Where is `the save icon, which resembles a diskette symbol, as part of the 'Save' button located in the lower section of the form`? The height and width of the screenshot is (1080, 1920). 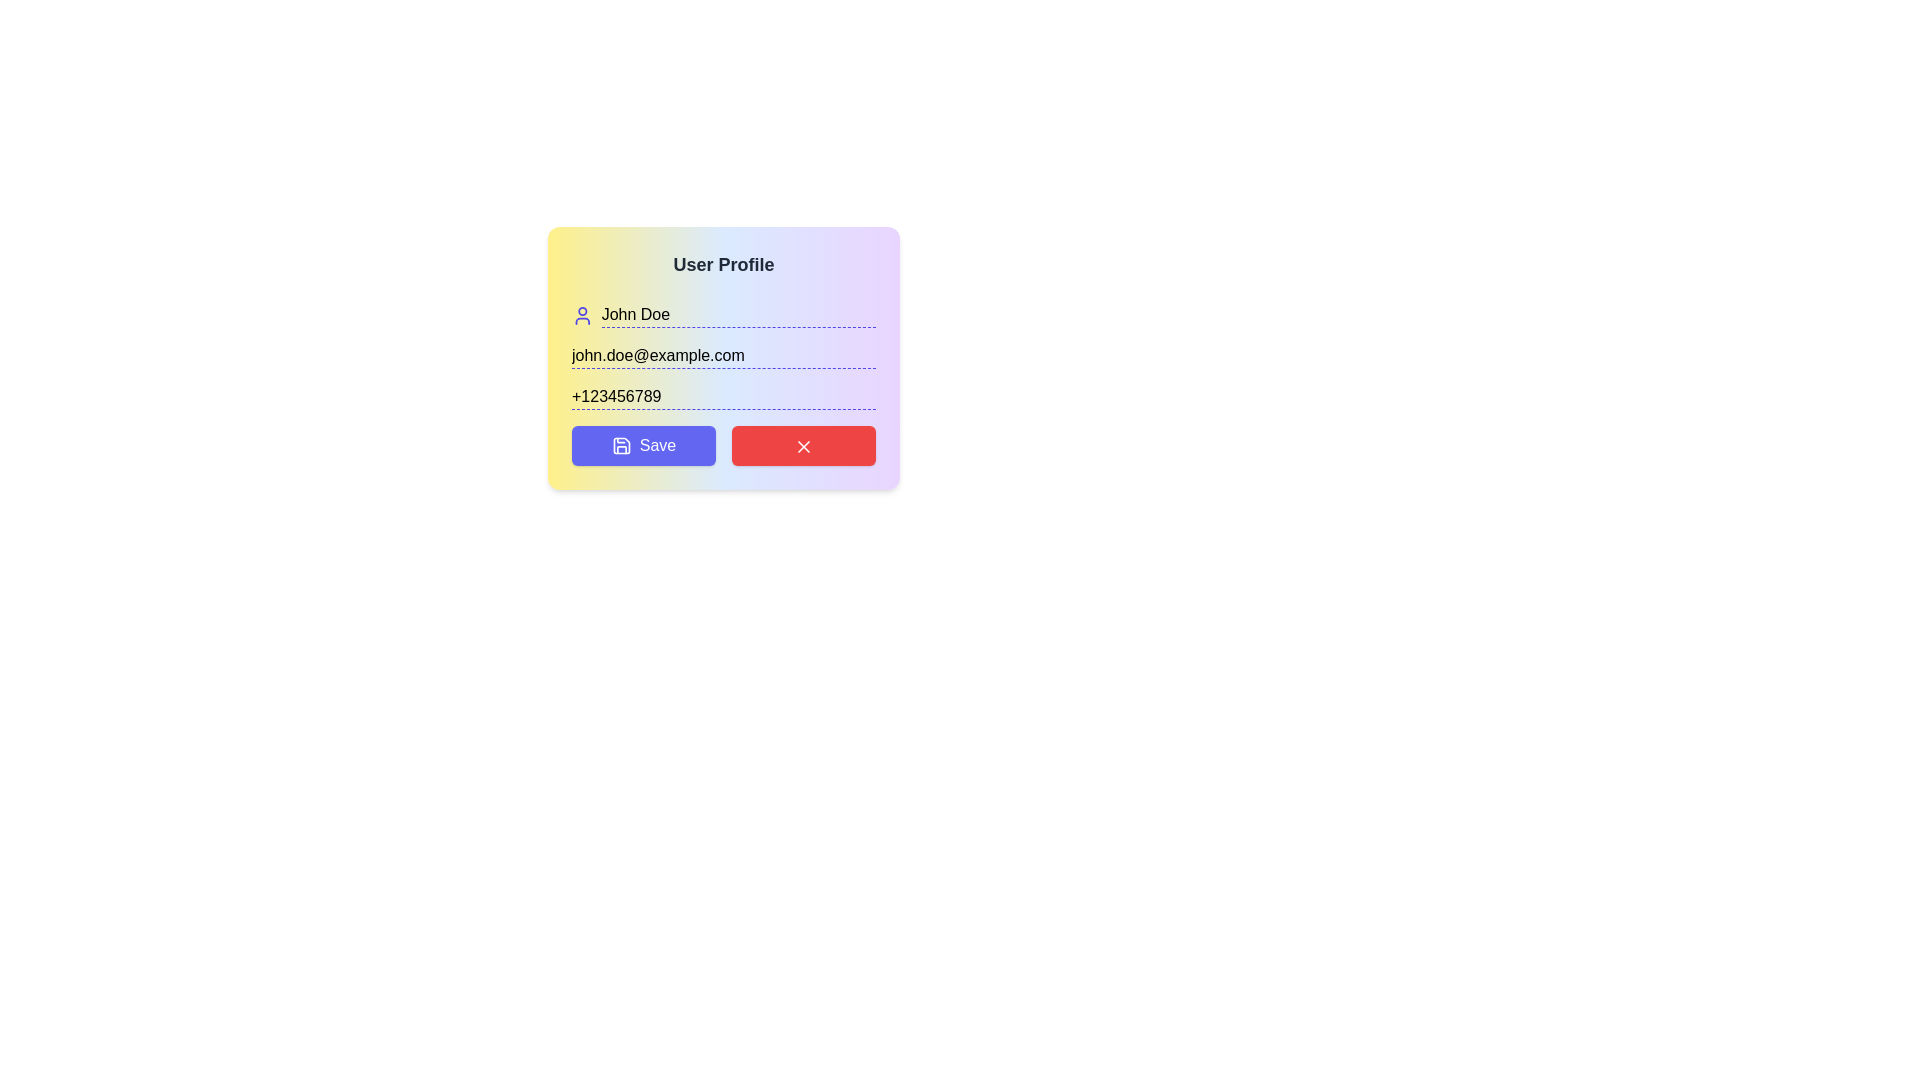
the save icon, which resembles a diskette symbol, as part of the 'Save' button located in the lower section of the form is located at coordinates (620, 445).